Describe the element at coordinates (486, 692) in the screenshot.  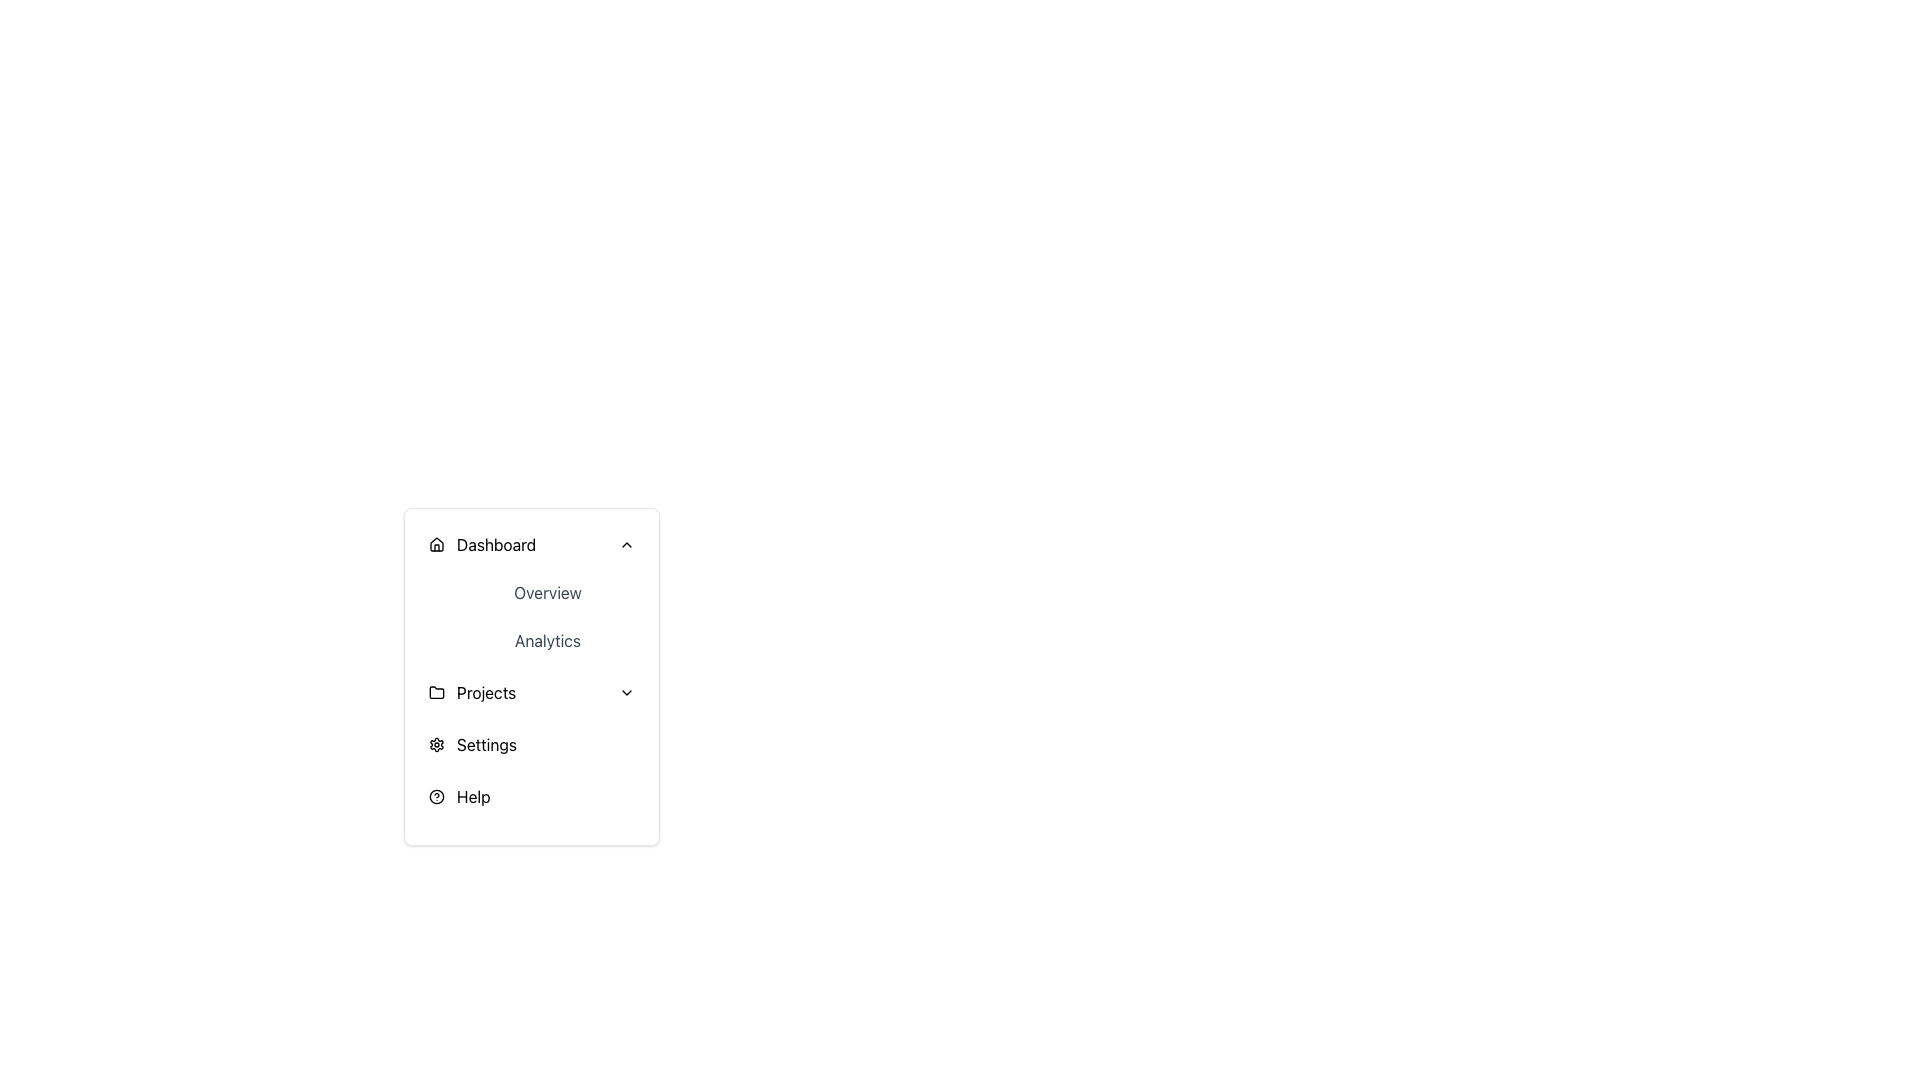
I see `the 'Projects' label in the sidebar menu under the 'Dashboard' entry` at that location.